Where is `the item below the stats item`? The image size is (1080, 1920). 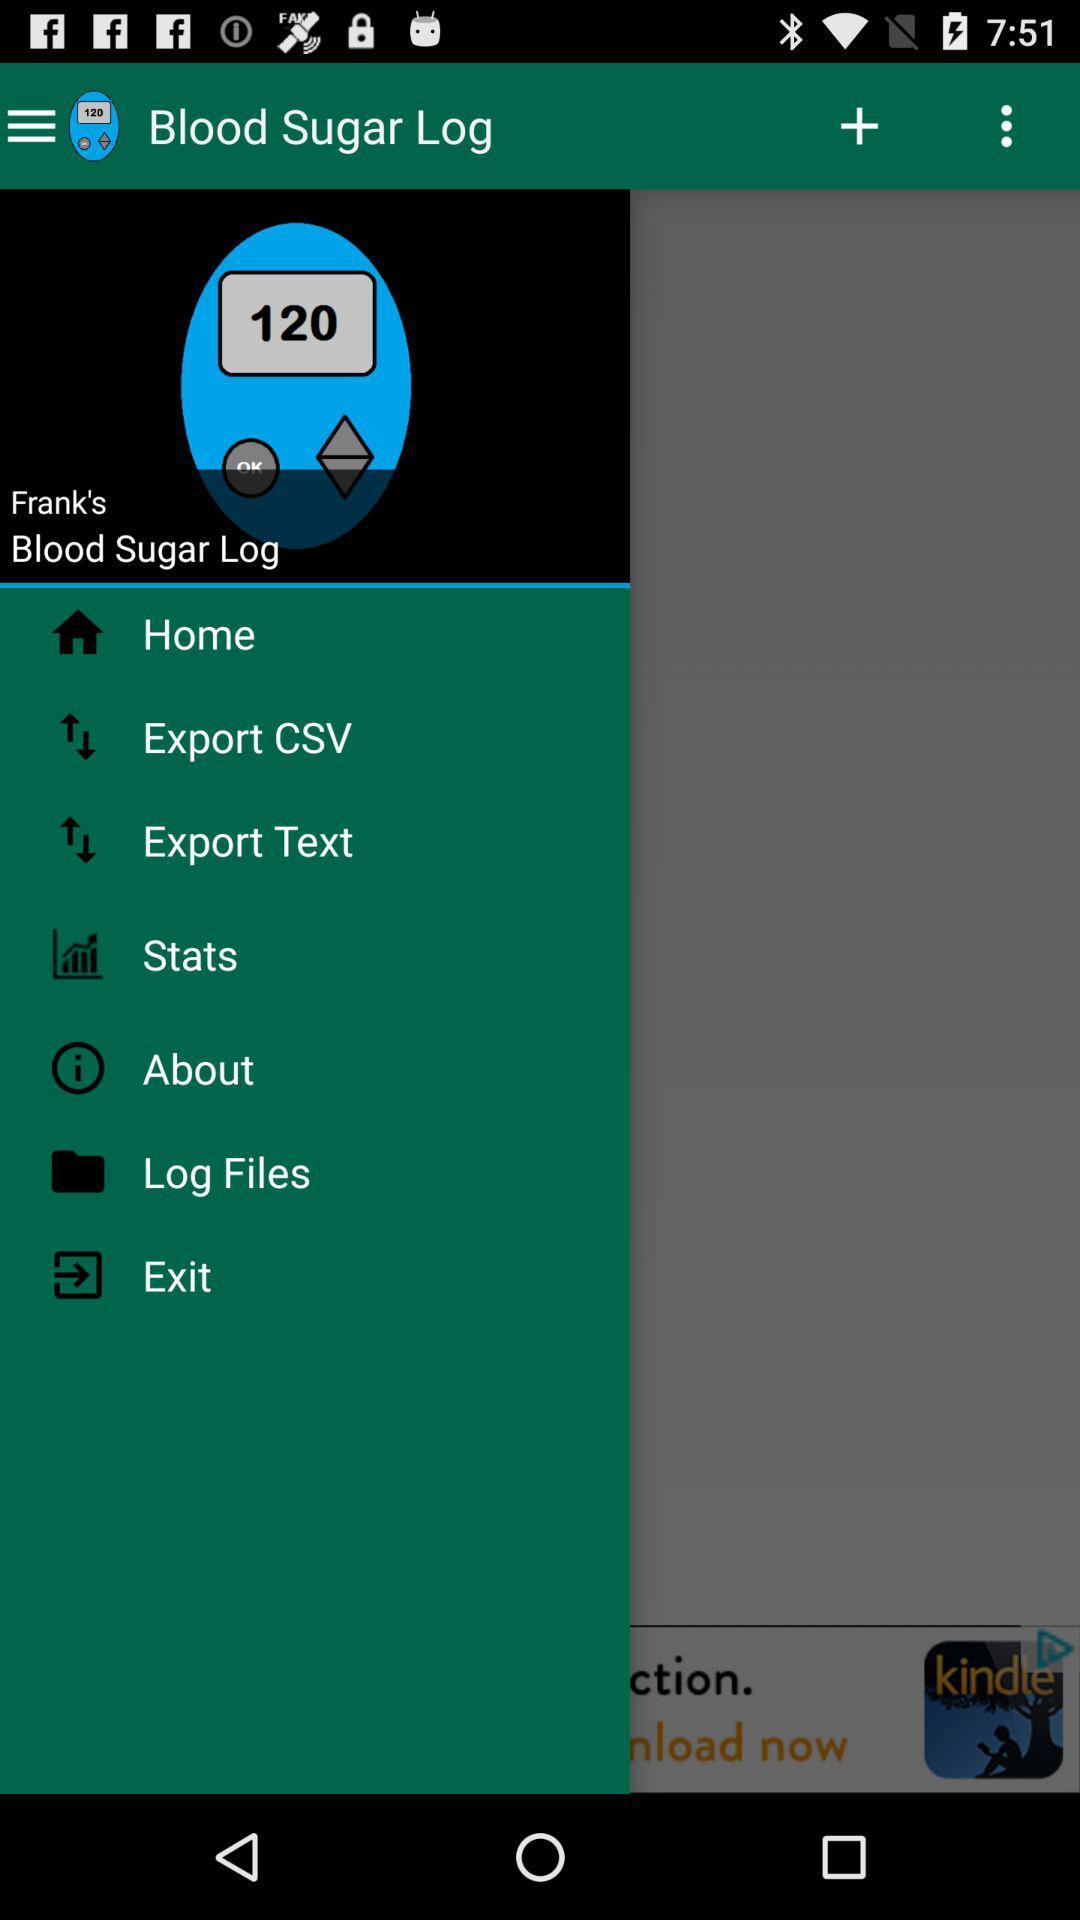
the item below the stats item is located at coordinates (249, 1067).